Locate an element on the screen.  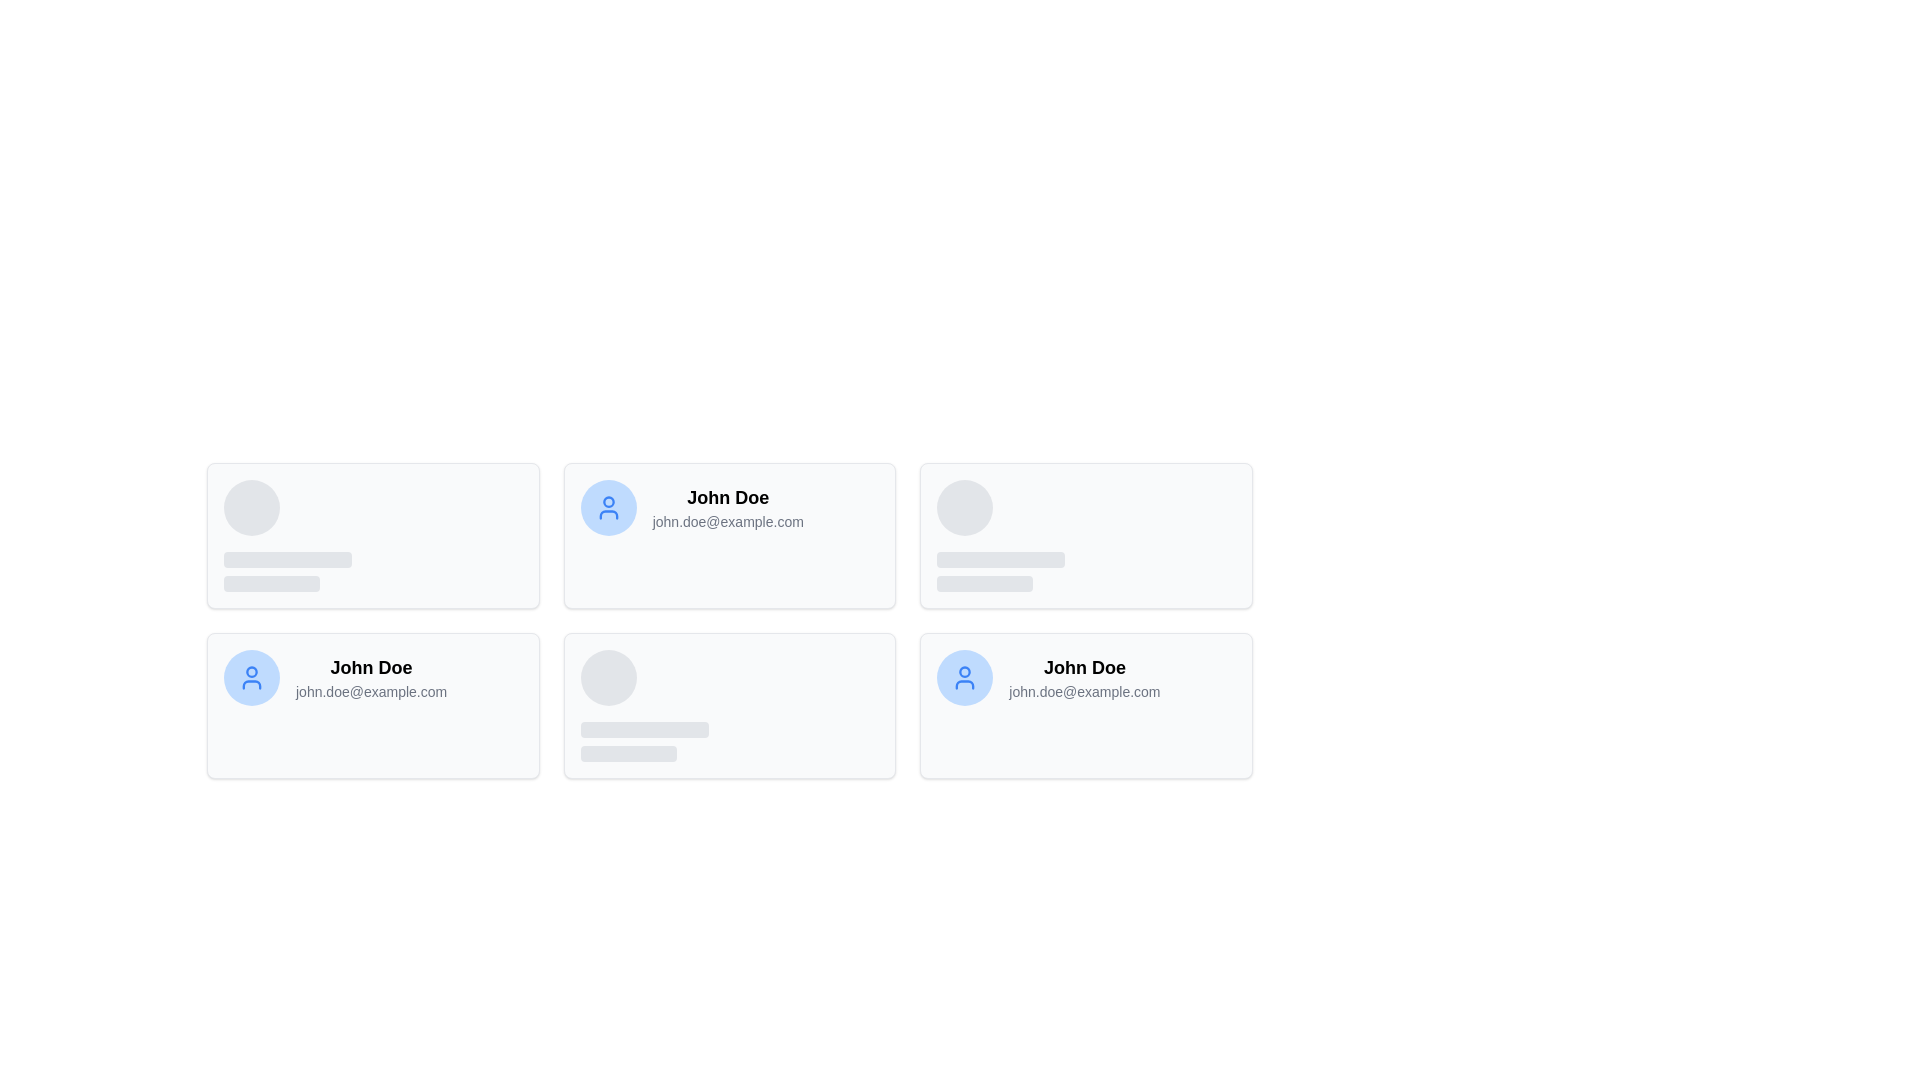
the Profile Card element which visually and textually represents a user, located in the bottom-right position of a grid layout is located at coordinates (1085, 704).